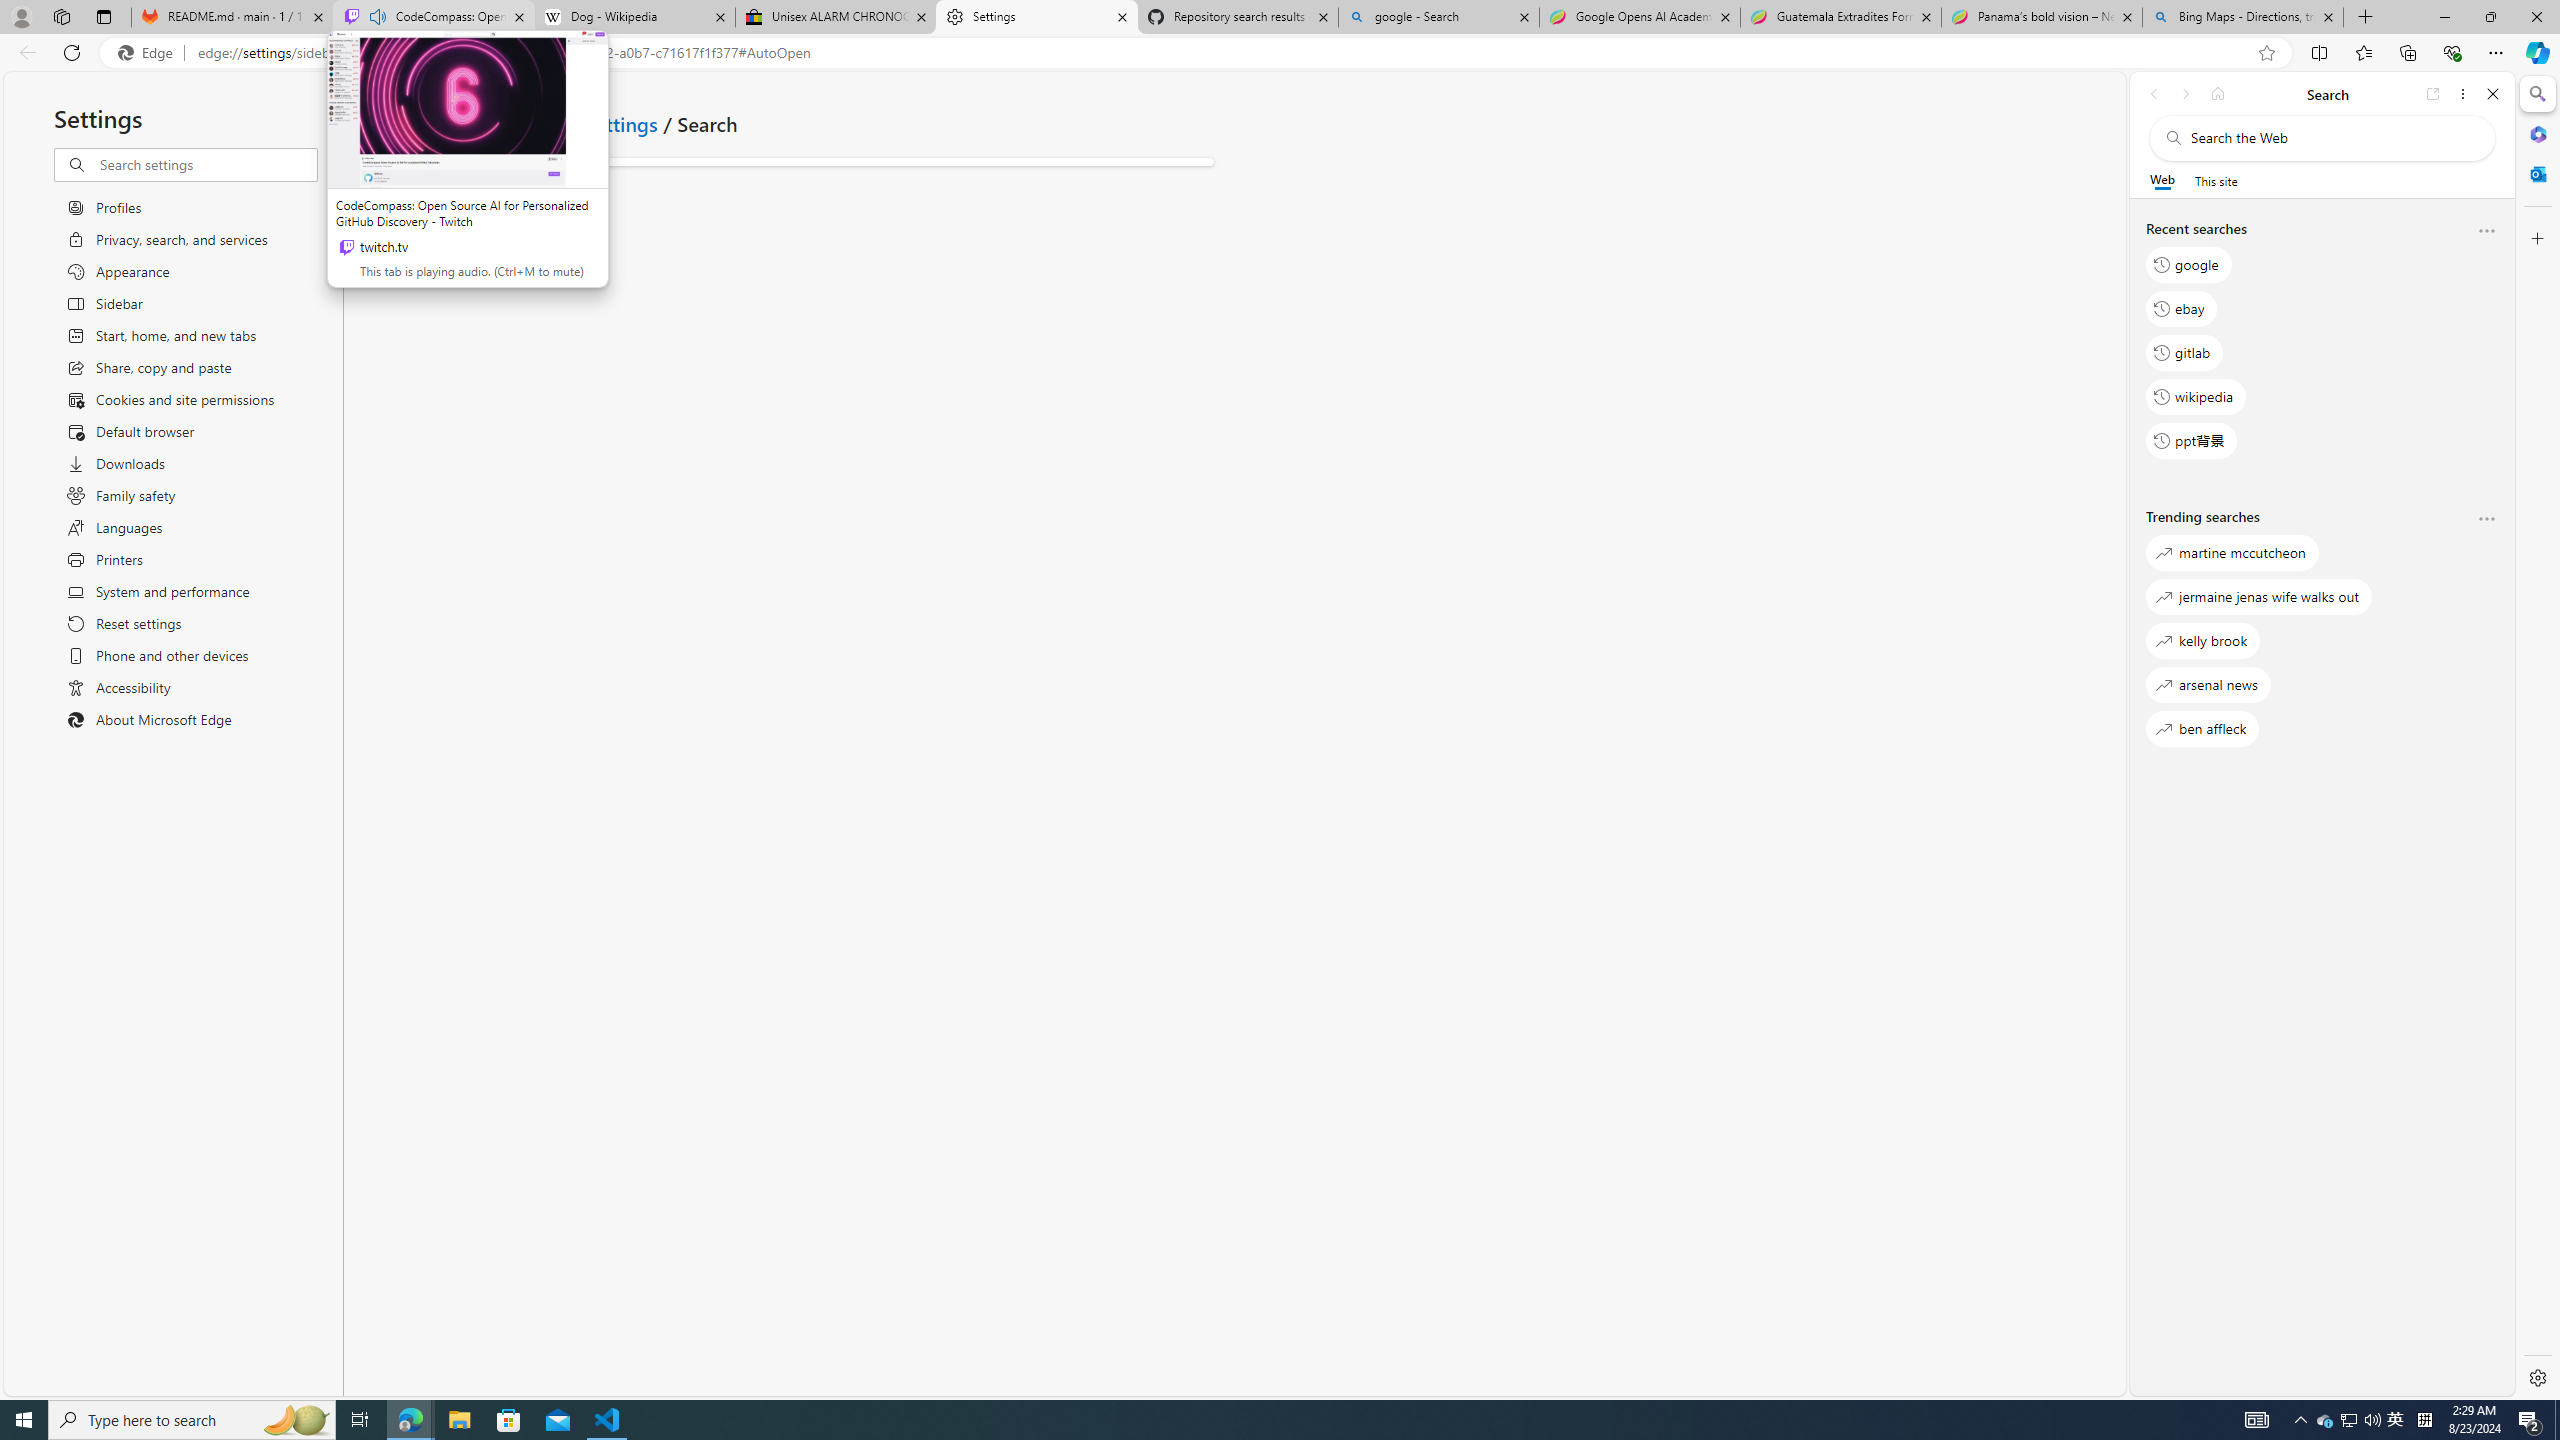 The width and height of the screenshot is (2560, 1440). I want to click on 'google', so click(2188, 264).